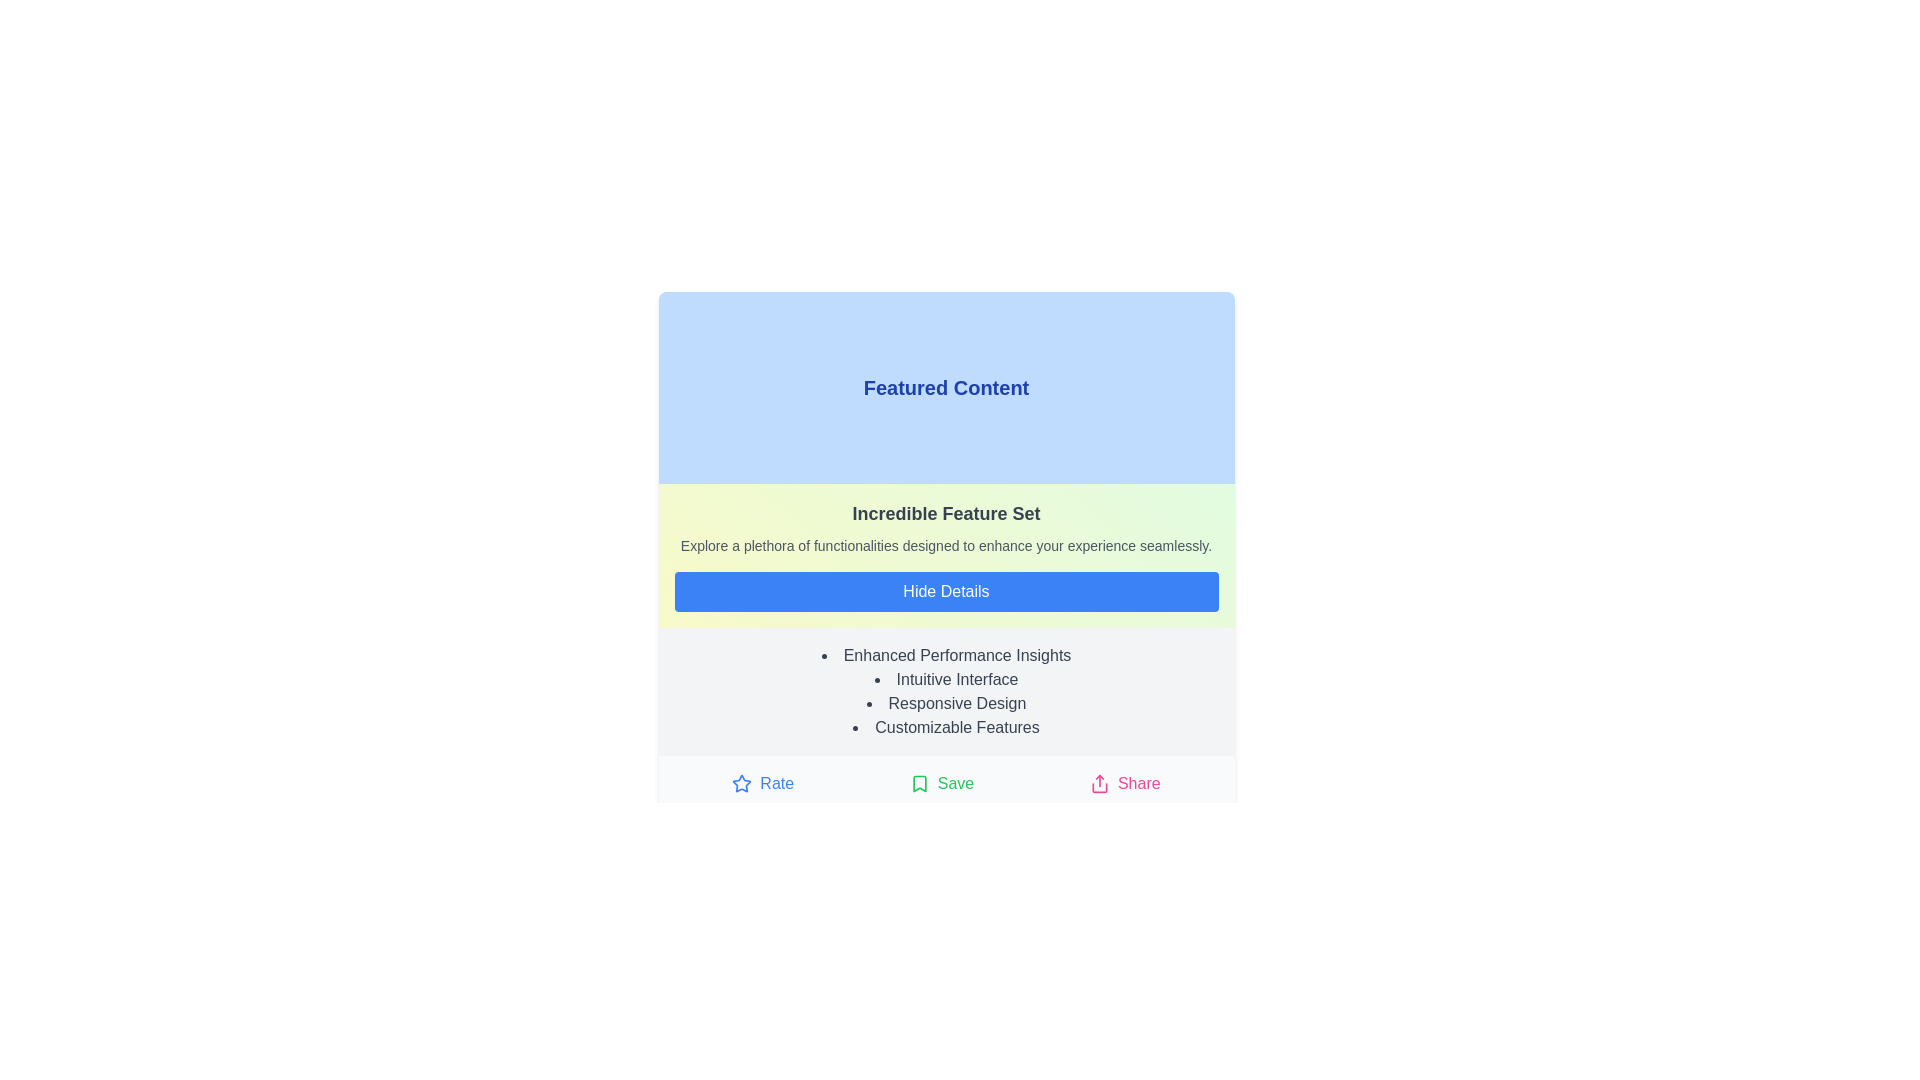  Describe the element at coordinates (945, 546) in the screenshot. I see `the Text Label displaying 'Explore a plethora of functionalities designed to enhance your experience seamlessly.' which is located beneath the title 'Incredible Feature Set' and above the button labeled 'Hide Details'` at that location.